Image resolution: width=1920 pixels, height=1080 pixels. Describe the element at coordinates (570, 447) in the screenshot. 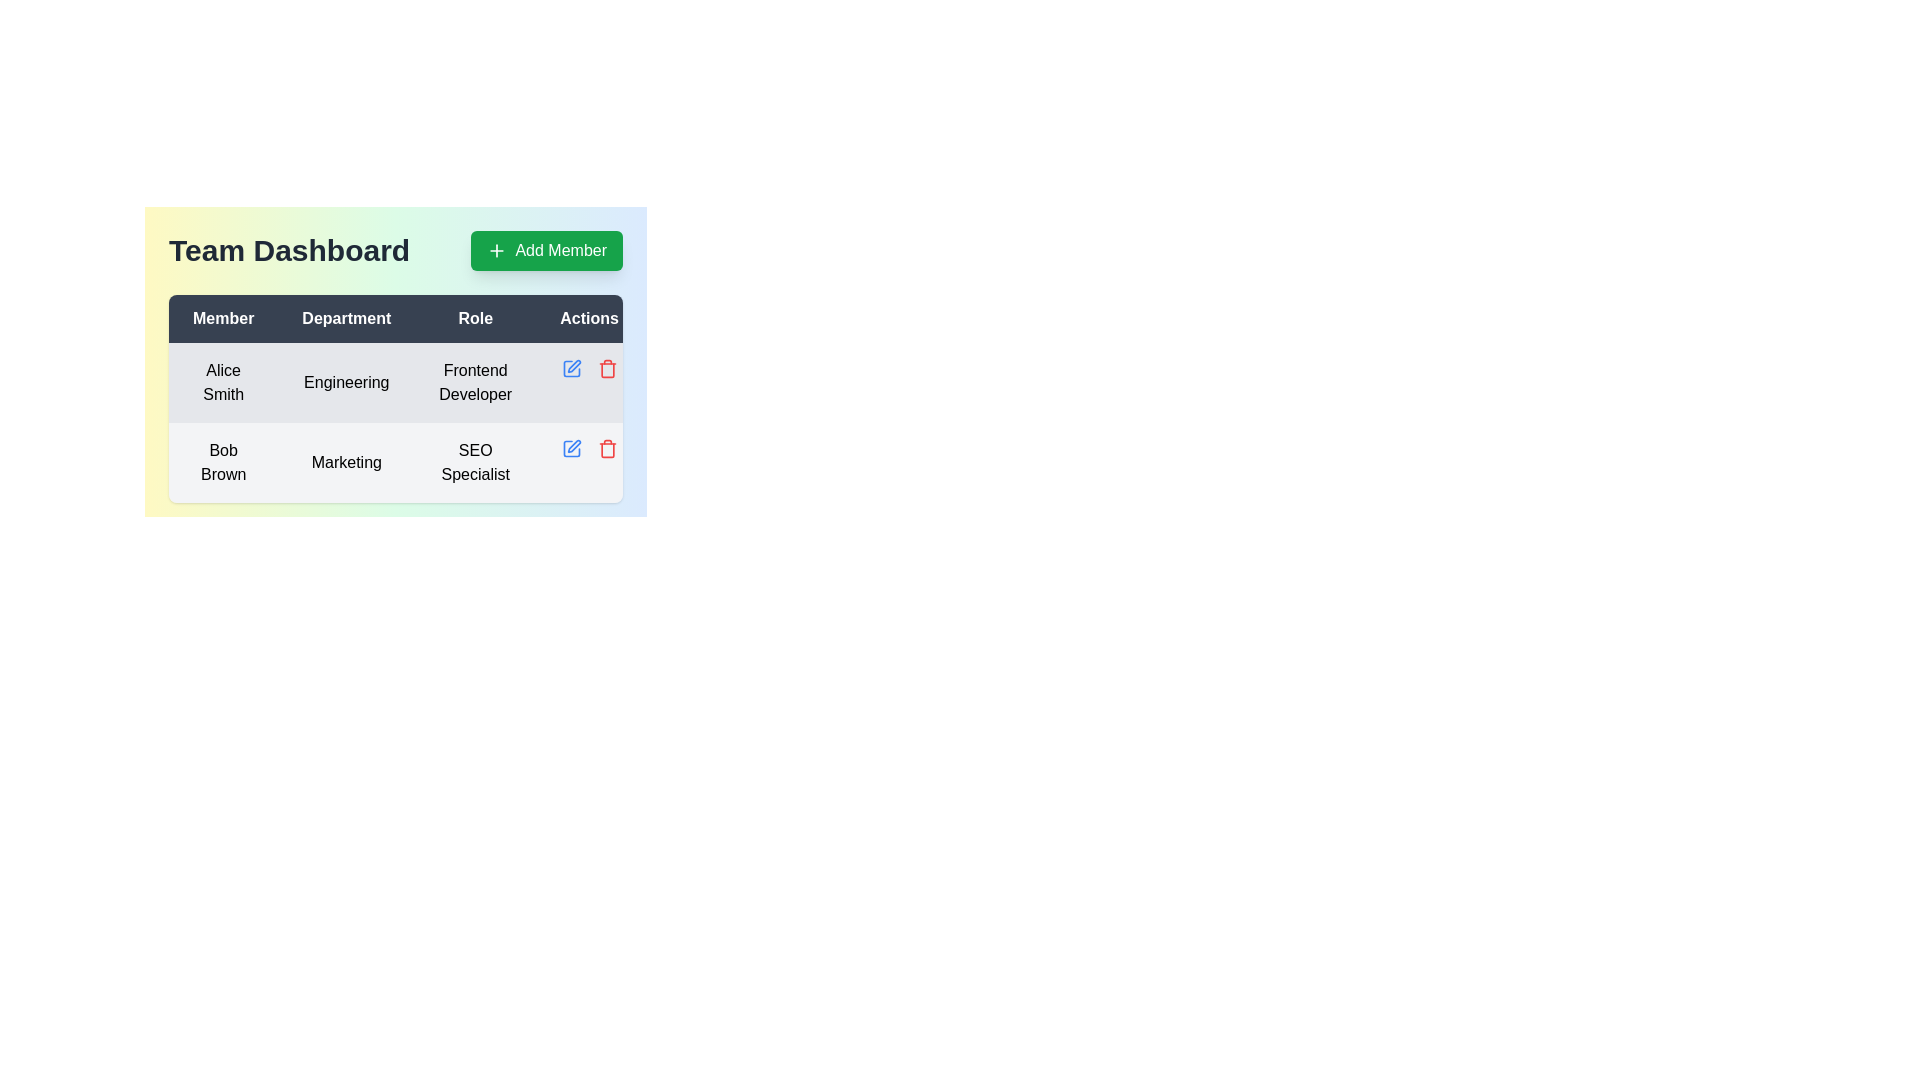

I see `the pen icon button in the 'Actions' column of the second row in the 'Team Dashboard'` at that location.